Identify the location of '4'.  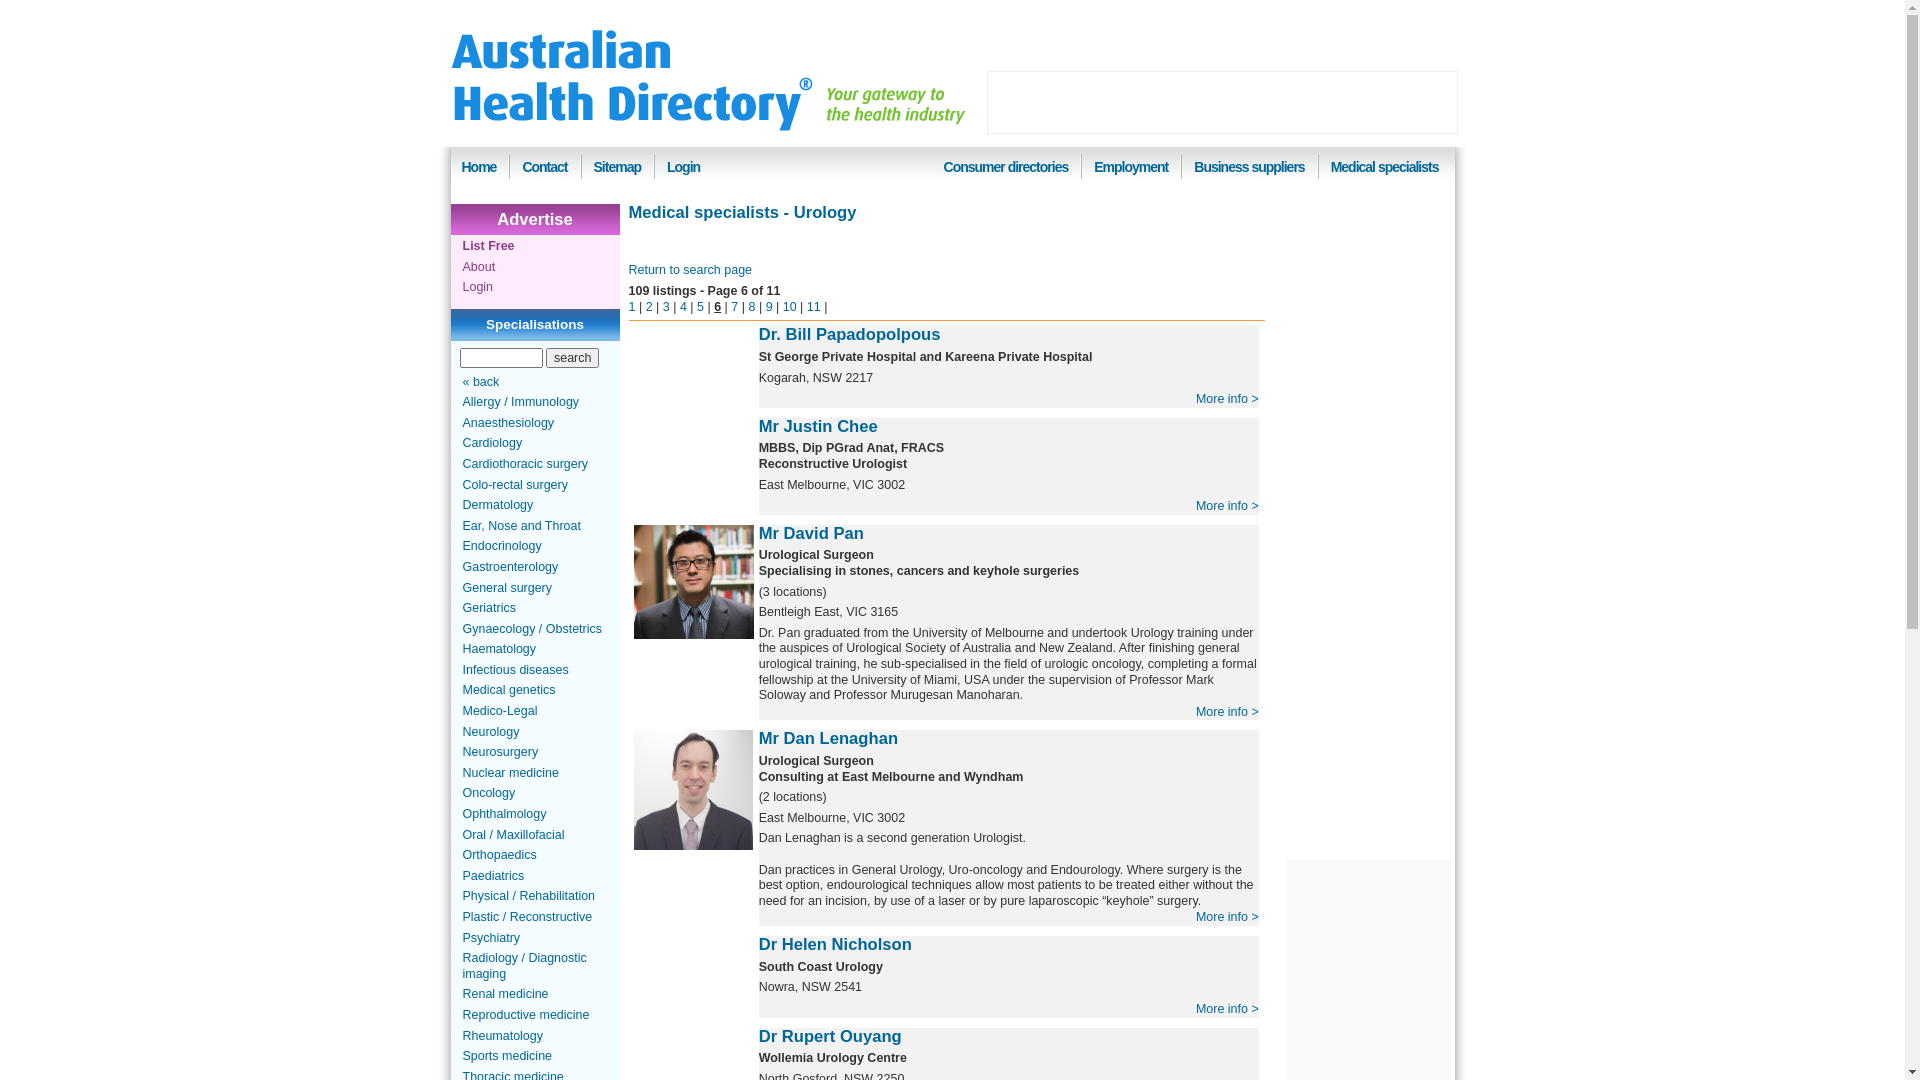
(683, 307).